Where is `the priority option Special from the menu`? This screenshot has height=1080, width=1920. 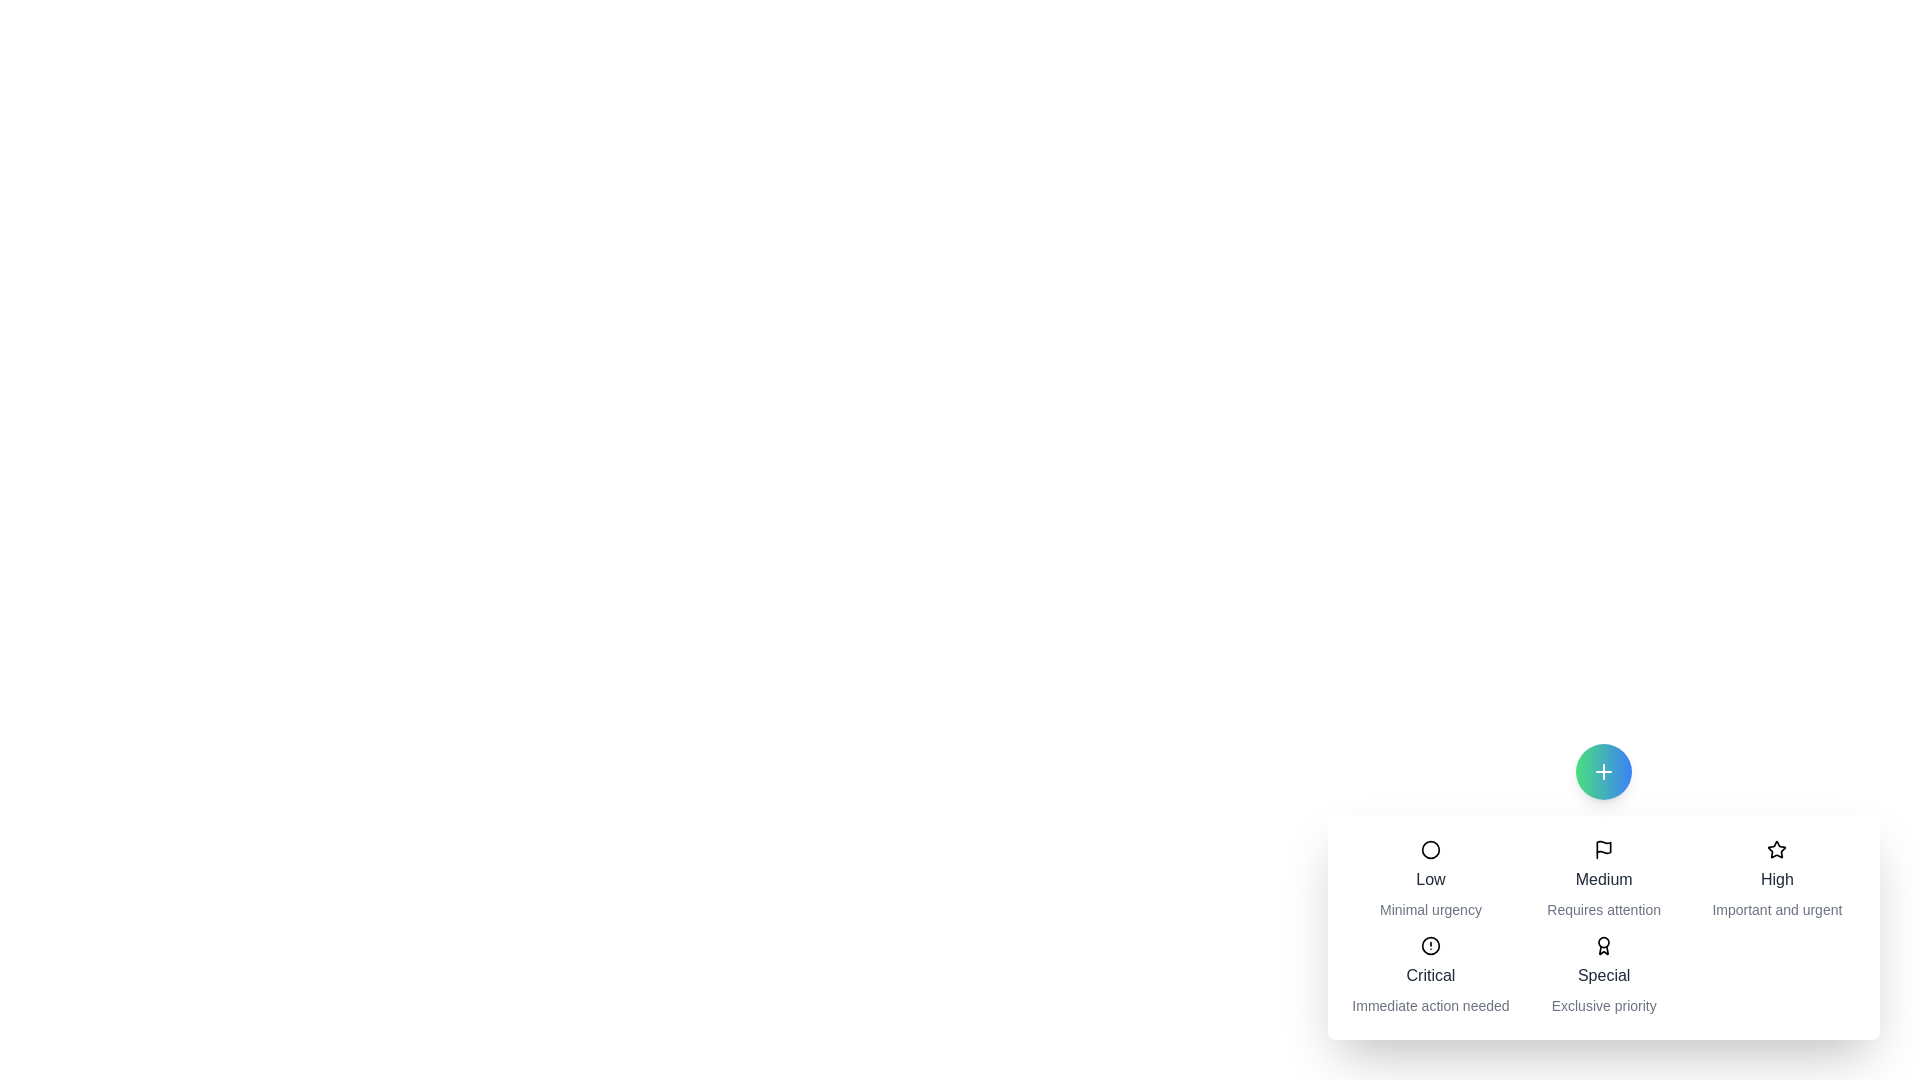 the priority option Special from the menu is located at coordinates (1604, 974).